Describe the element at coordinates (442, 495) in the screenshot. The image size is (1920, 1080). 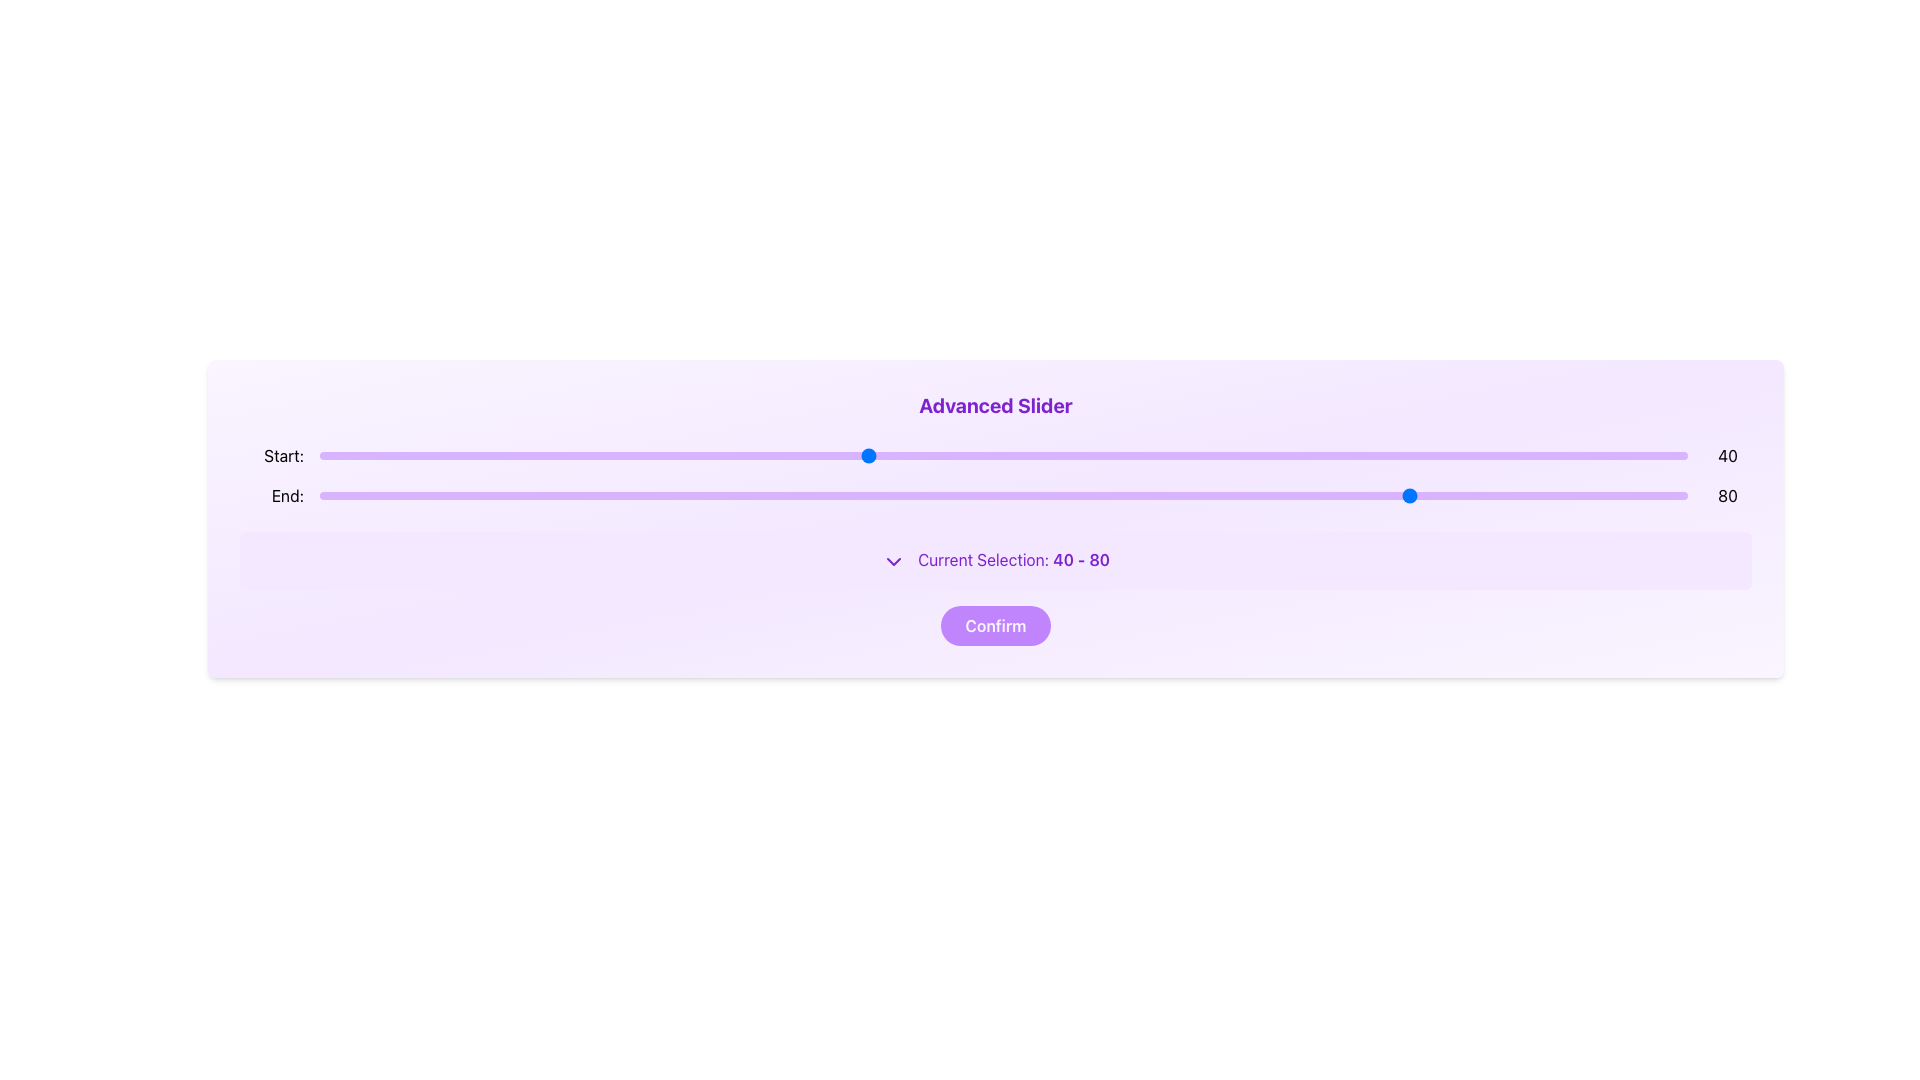
I see `the slider value` at that location.